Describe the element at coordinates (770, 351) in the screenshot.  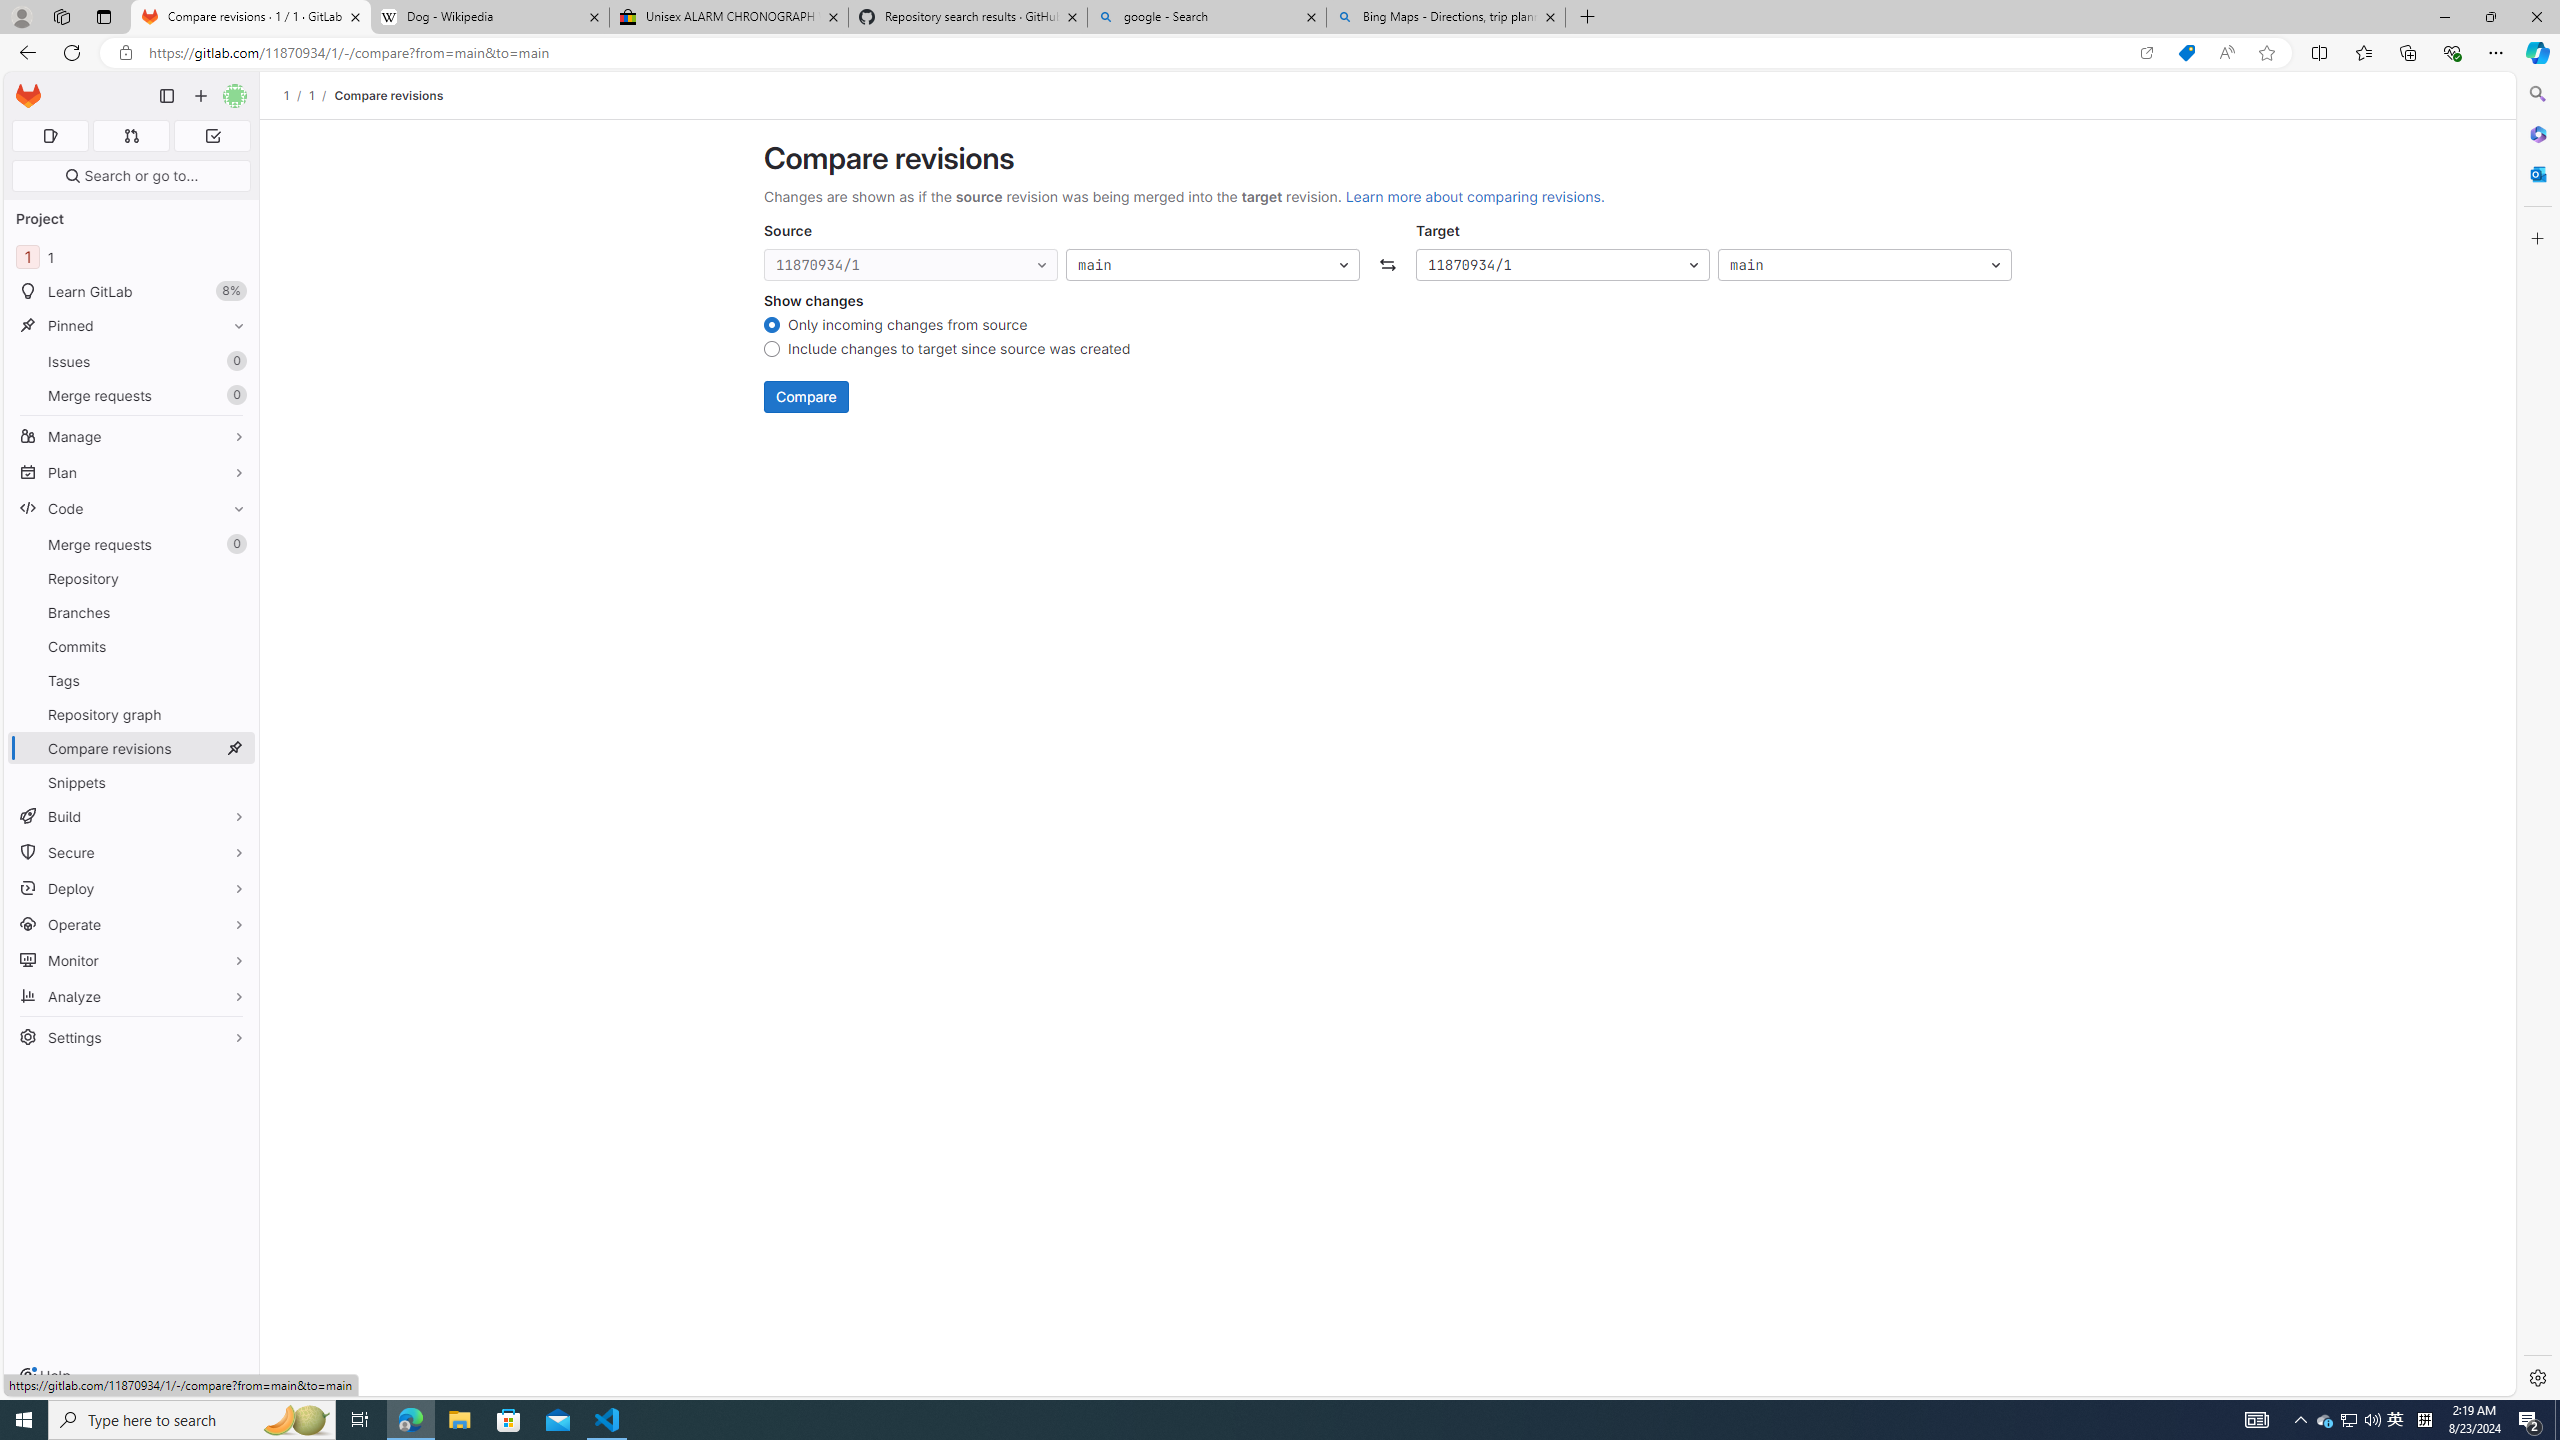
I see `'Include changes to target since source was created'` at that location.